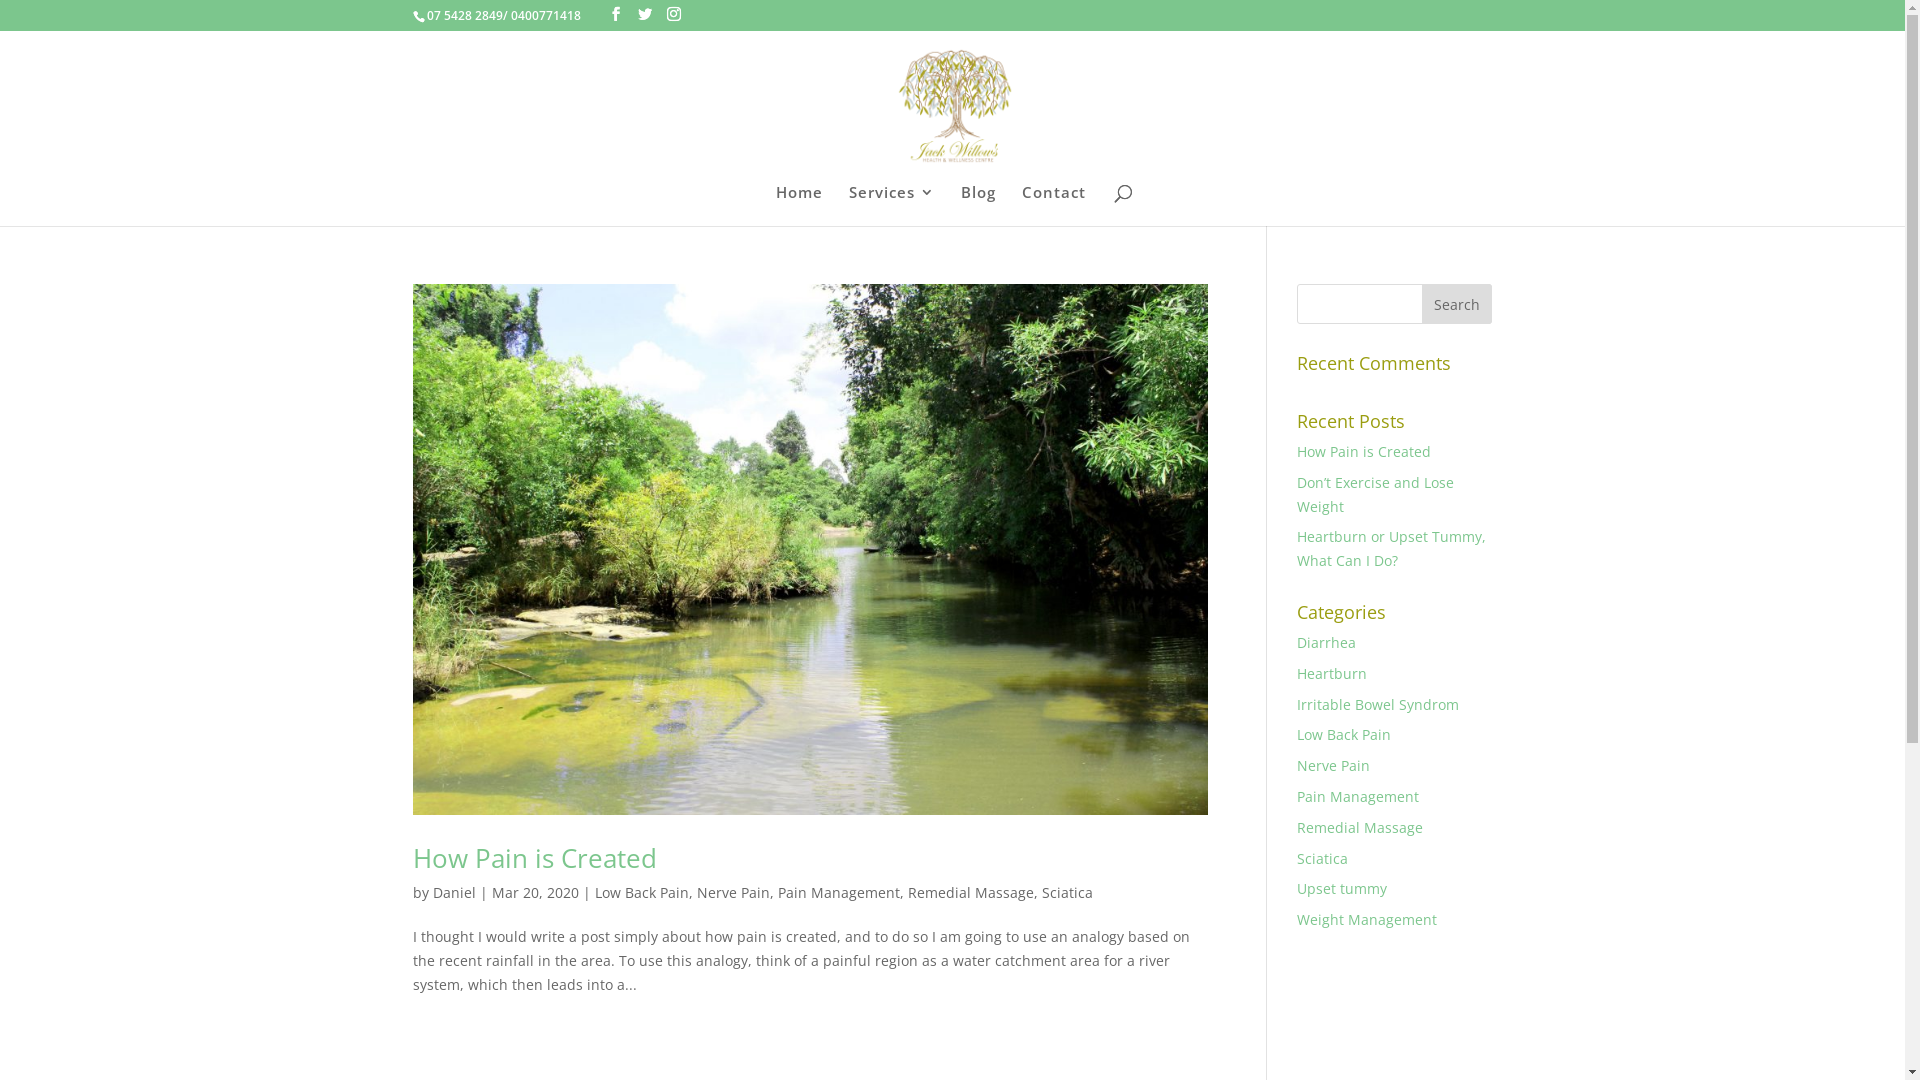  Describe the element at coordinates (890, 205) in the screenshot. I see `'Services'` at that location.